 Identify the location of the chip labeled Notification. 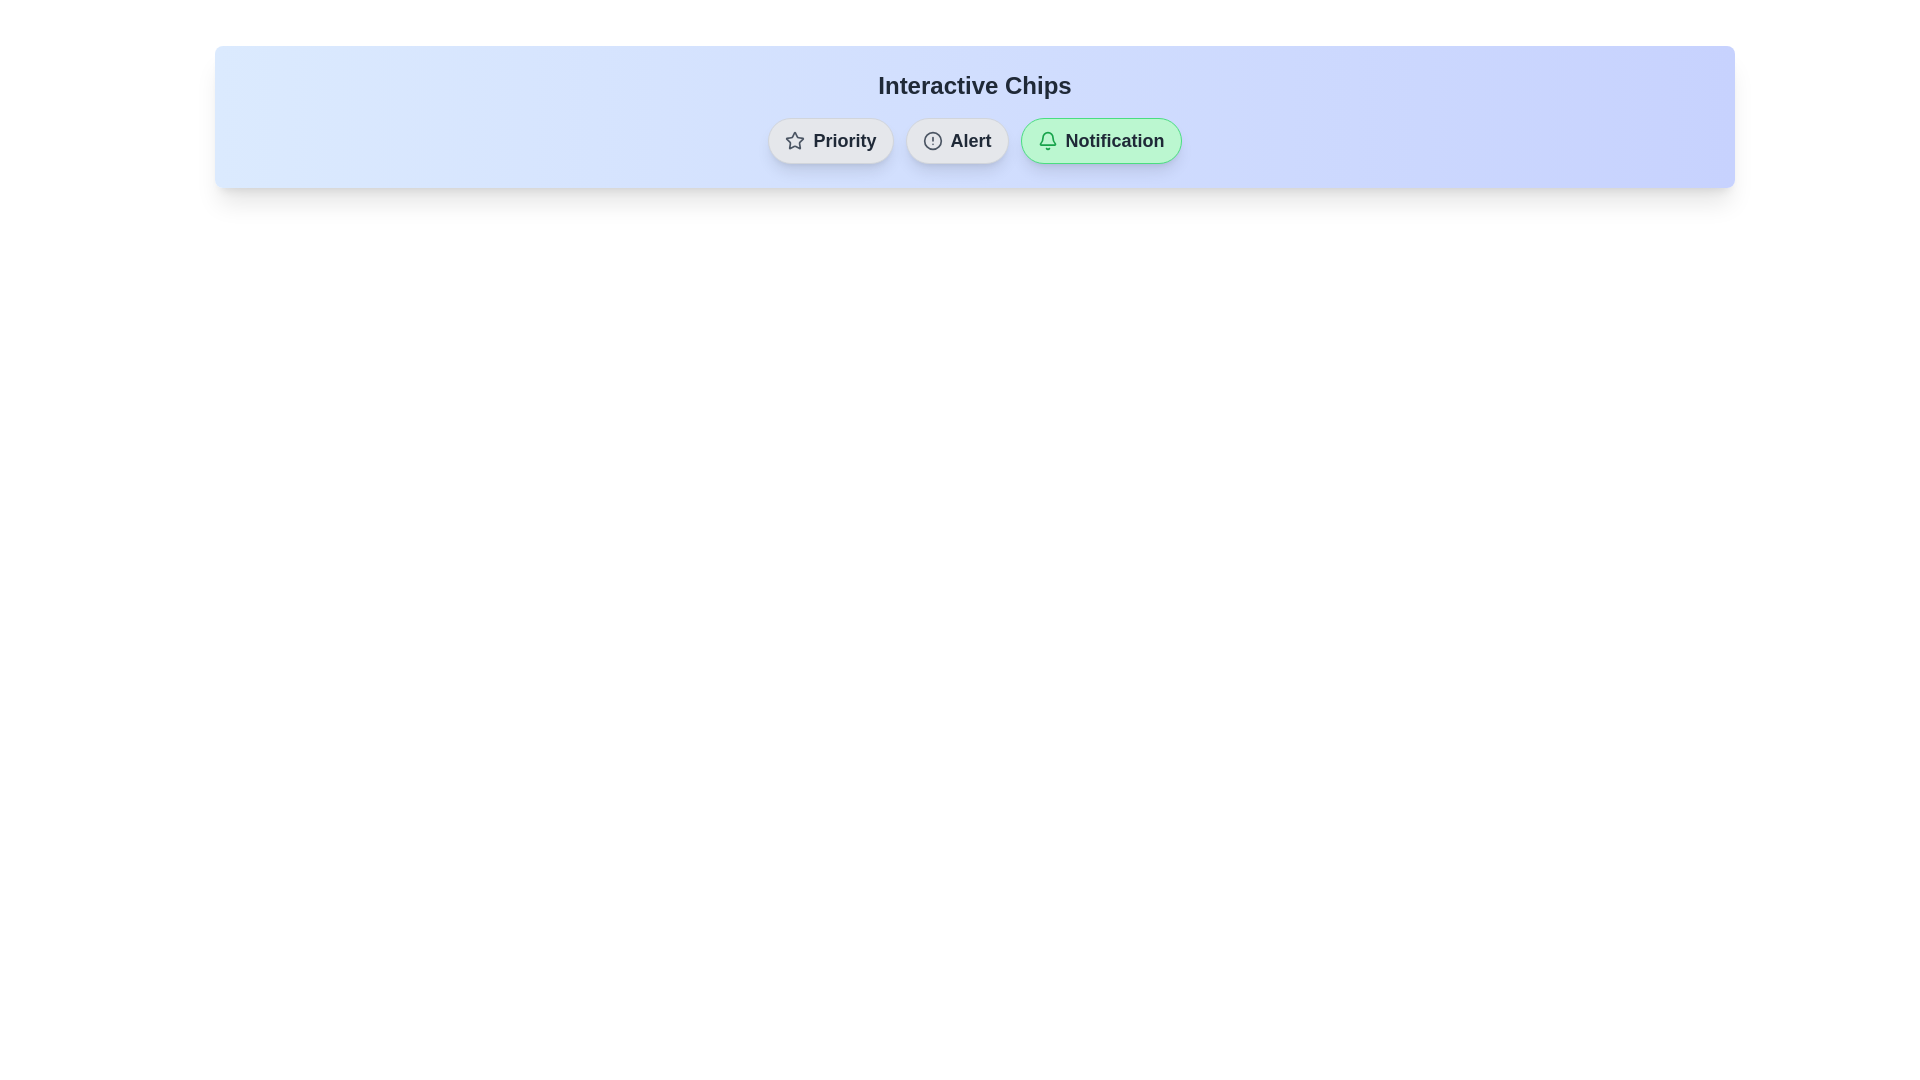
(1099, 140).